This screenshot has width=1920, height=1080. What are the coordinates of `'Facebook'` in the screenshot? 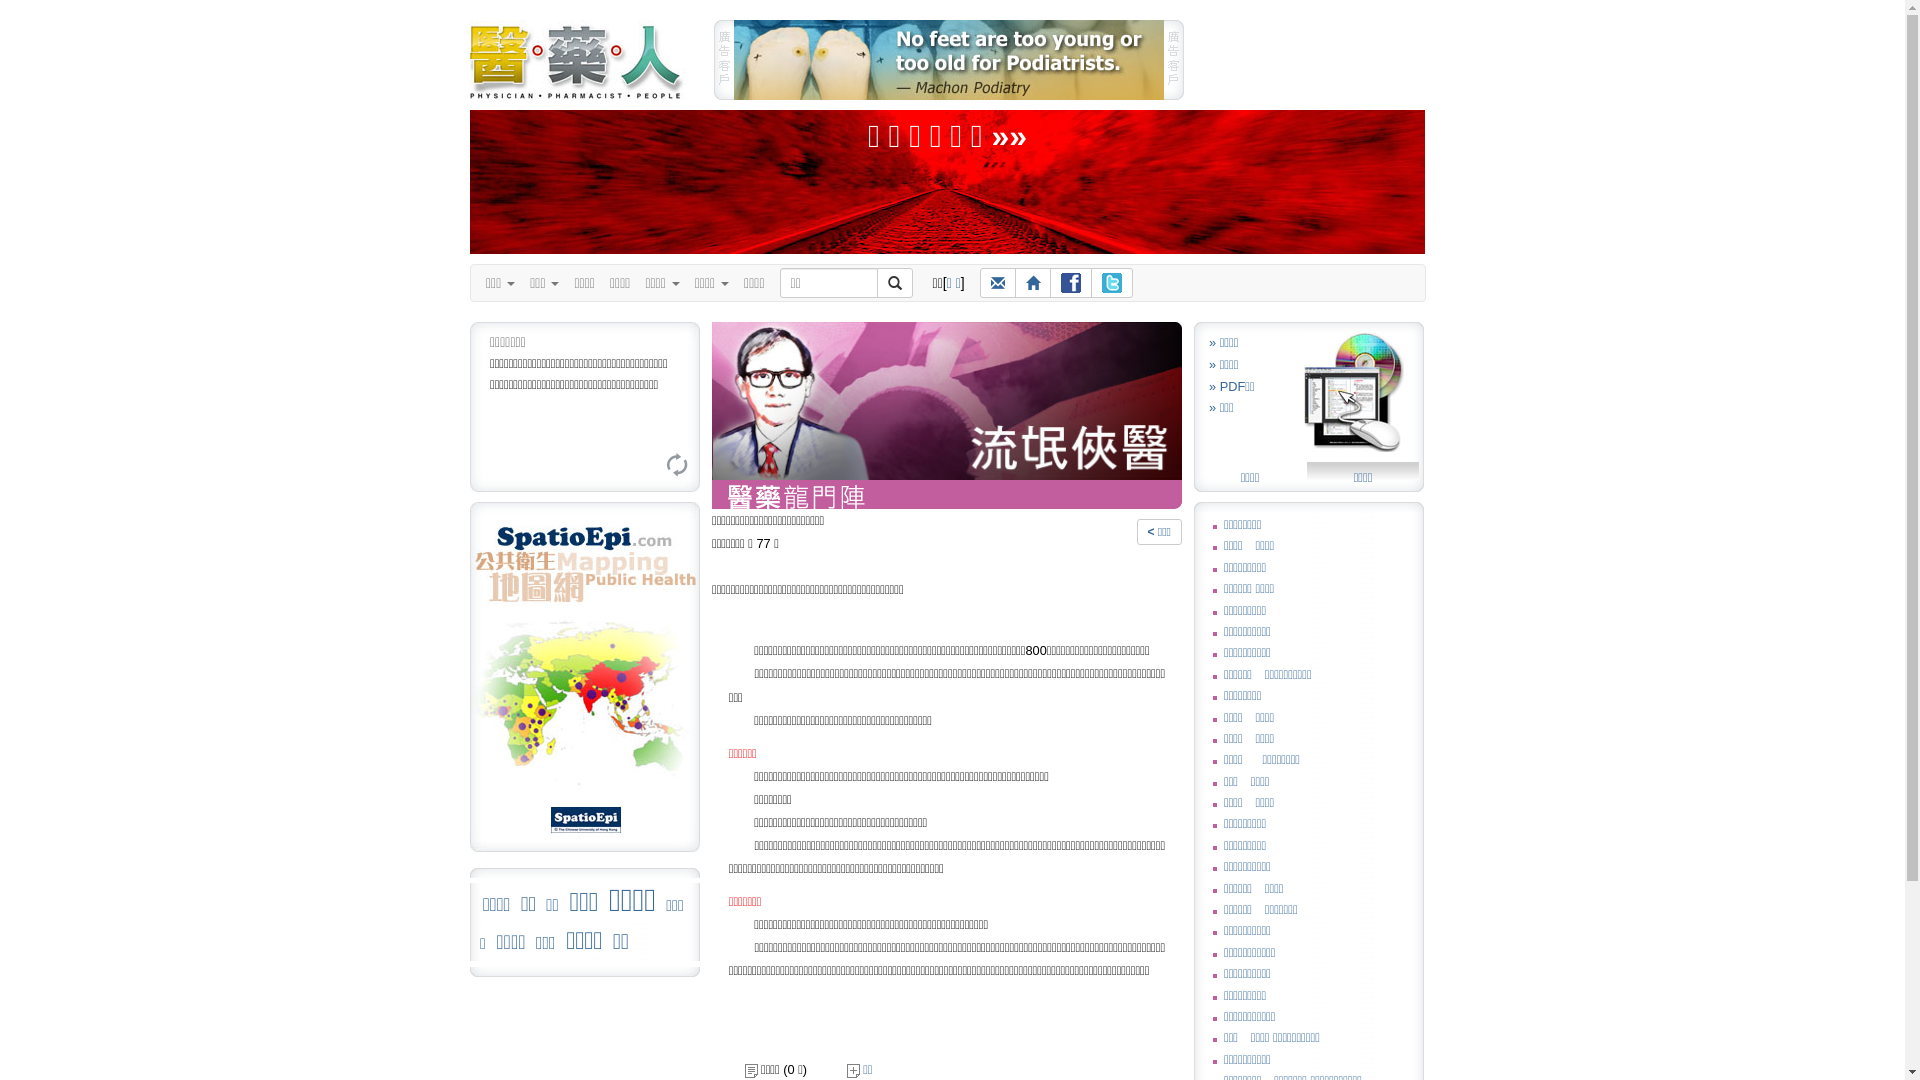 It's located at (1069, 282).